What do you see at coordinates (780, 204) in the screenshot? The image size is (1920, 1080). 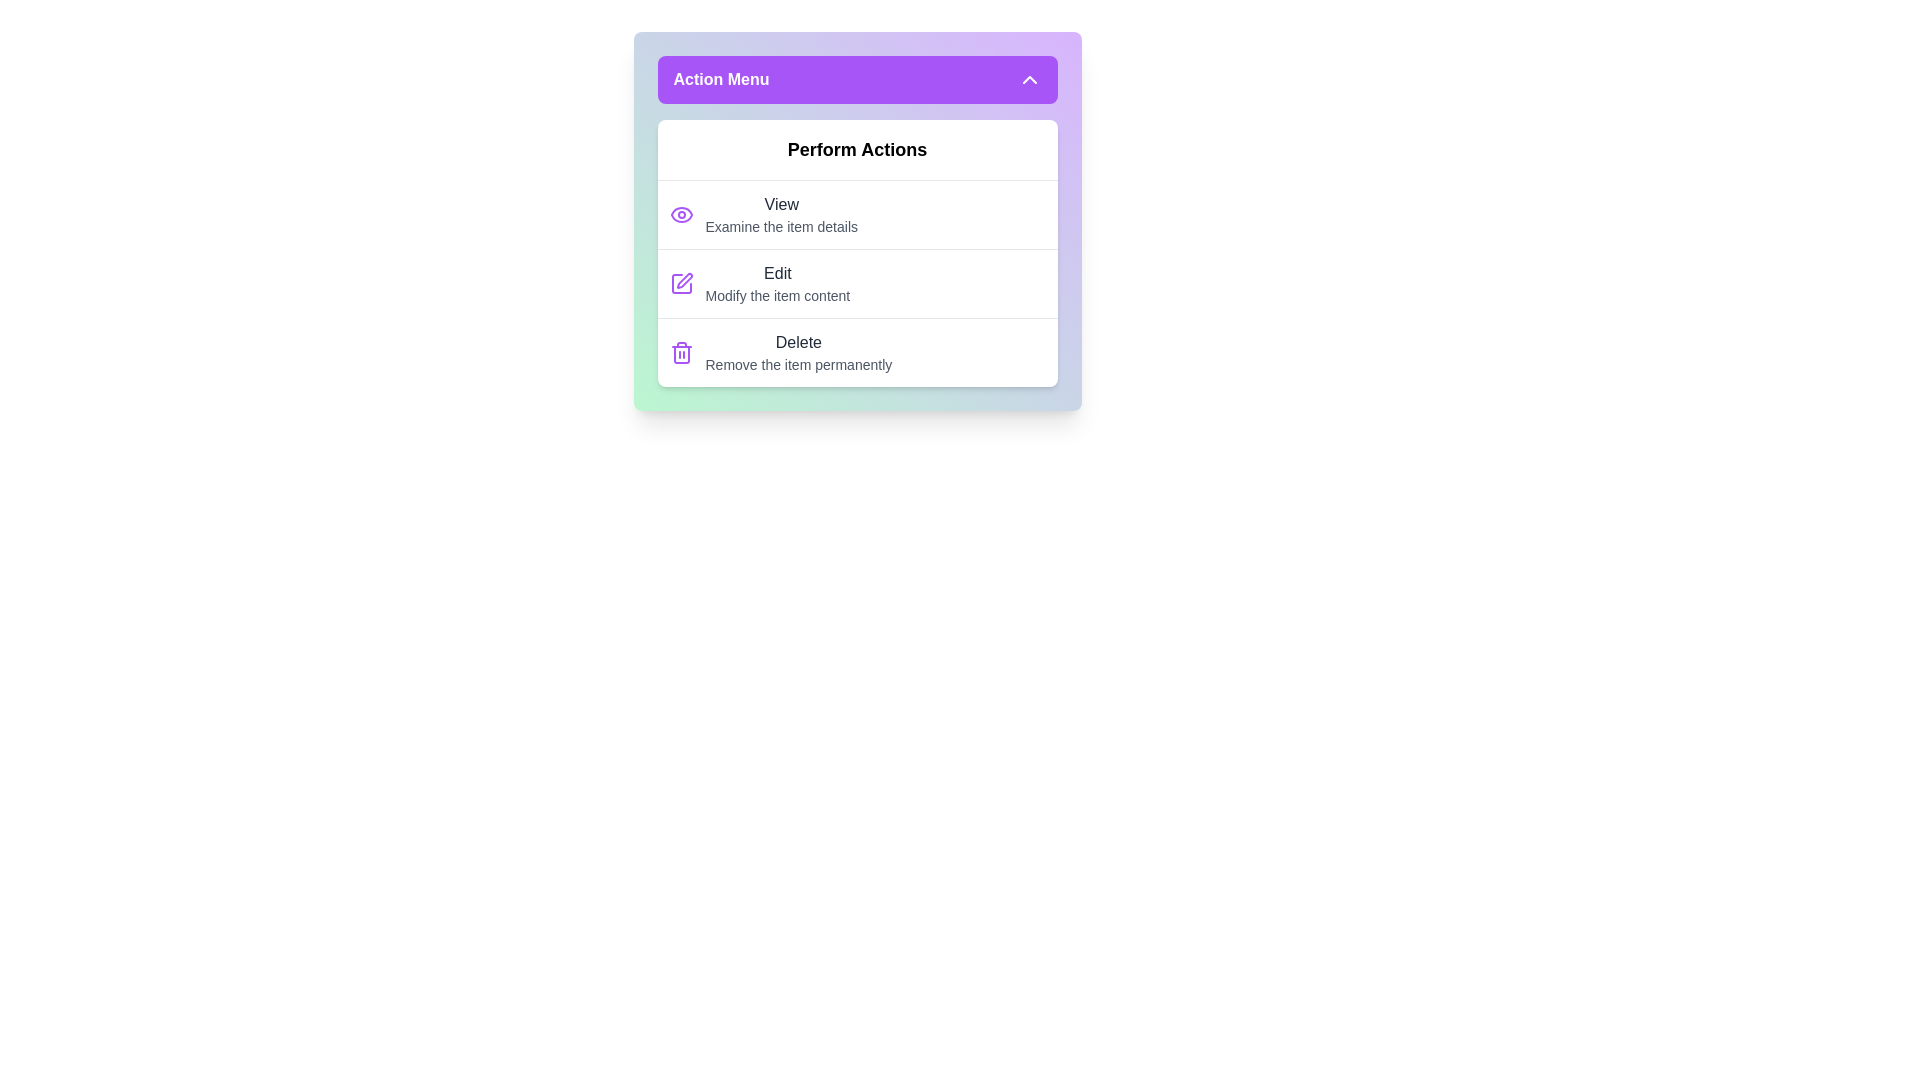 I see `the 'View' action item in the action menu` at bounding box center [780, 204].